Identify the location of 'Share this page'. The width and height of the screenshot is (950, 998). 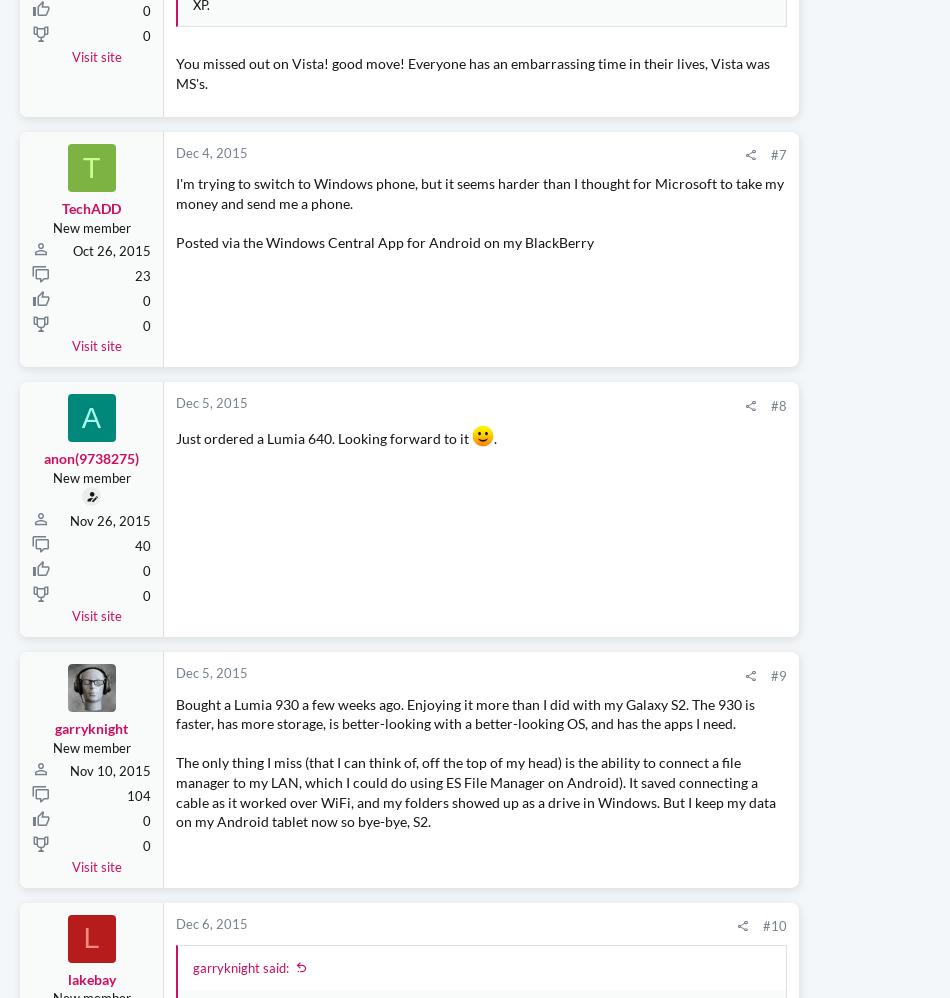
(684, 157).